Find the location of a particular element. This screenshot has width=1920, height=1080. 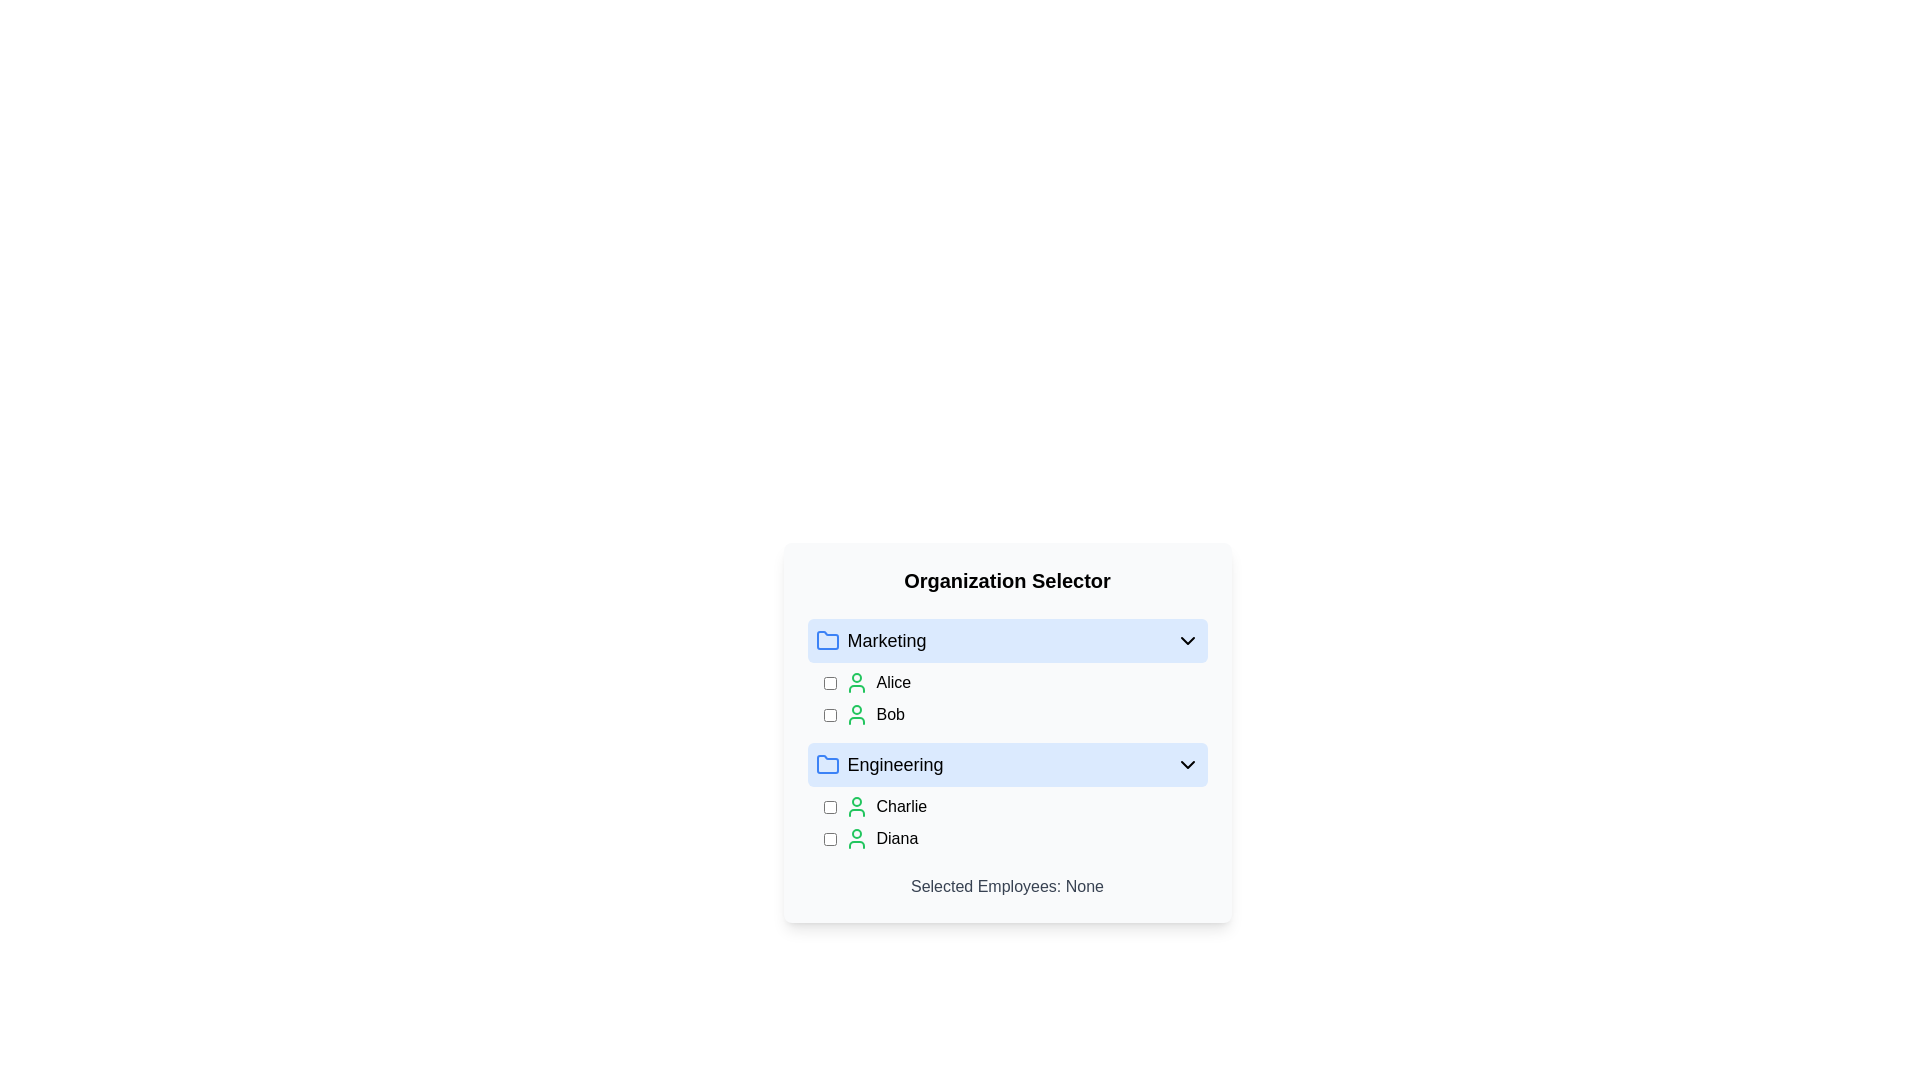

the text label displaying 'Diana' located in the 'Engineering' section of the 'Organization Selector' list, positioned to the right of a green user icon and a checkbox is located at coordinates (896, 839).